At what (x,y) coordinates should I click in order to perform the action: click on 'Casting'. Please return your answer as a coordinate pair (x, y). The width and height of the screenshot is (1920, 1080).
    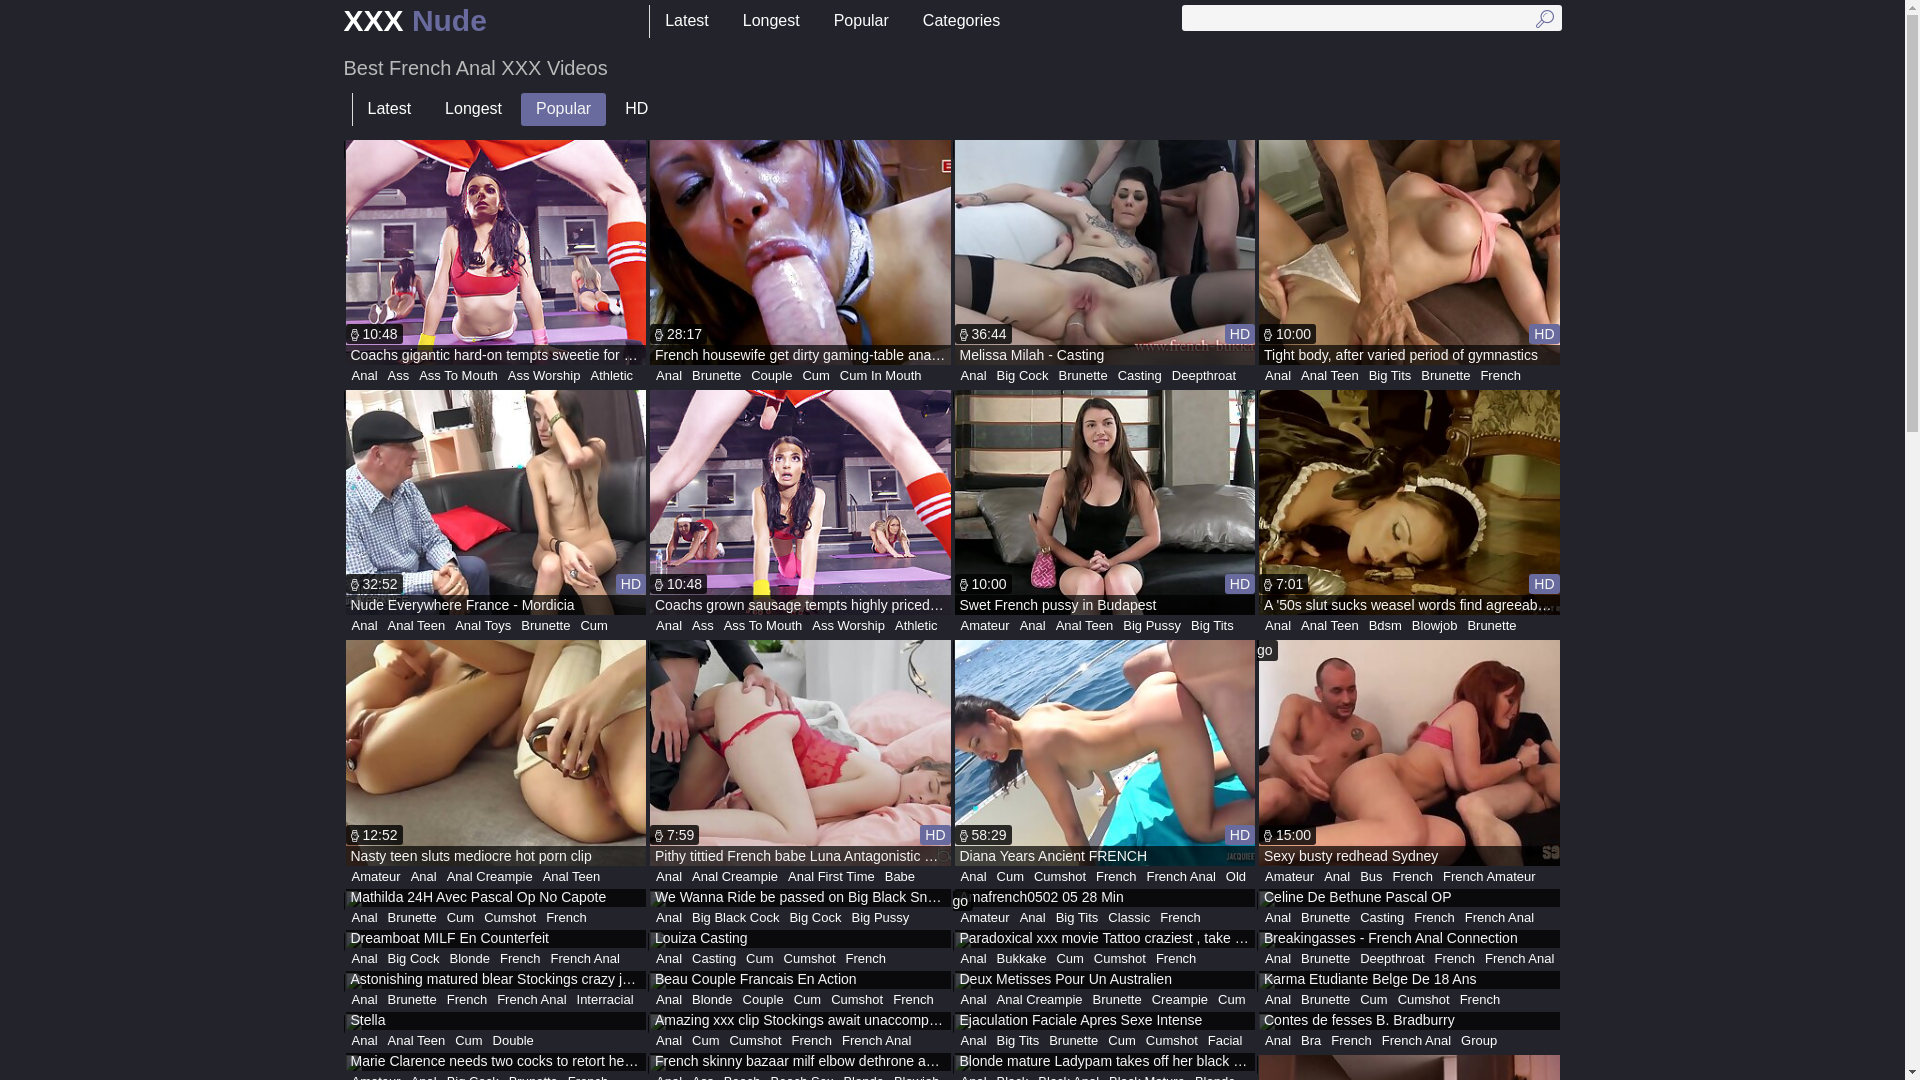
    Looking at the image, I should click on (1112, 375).